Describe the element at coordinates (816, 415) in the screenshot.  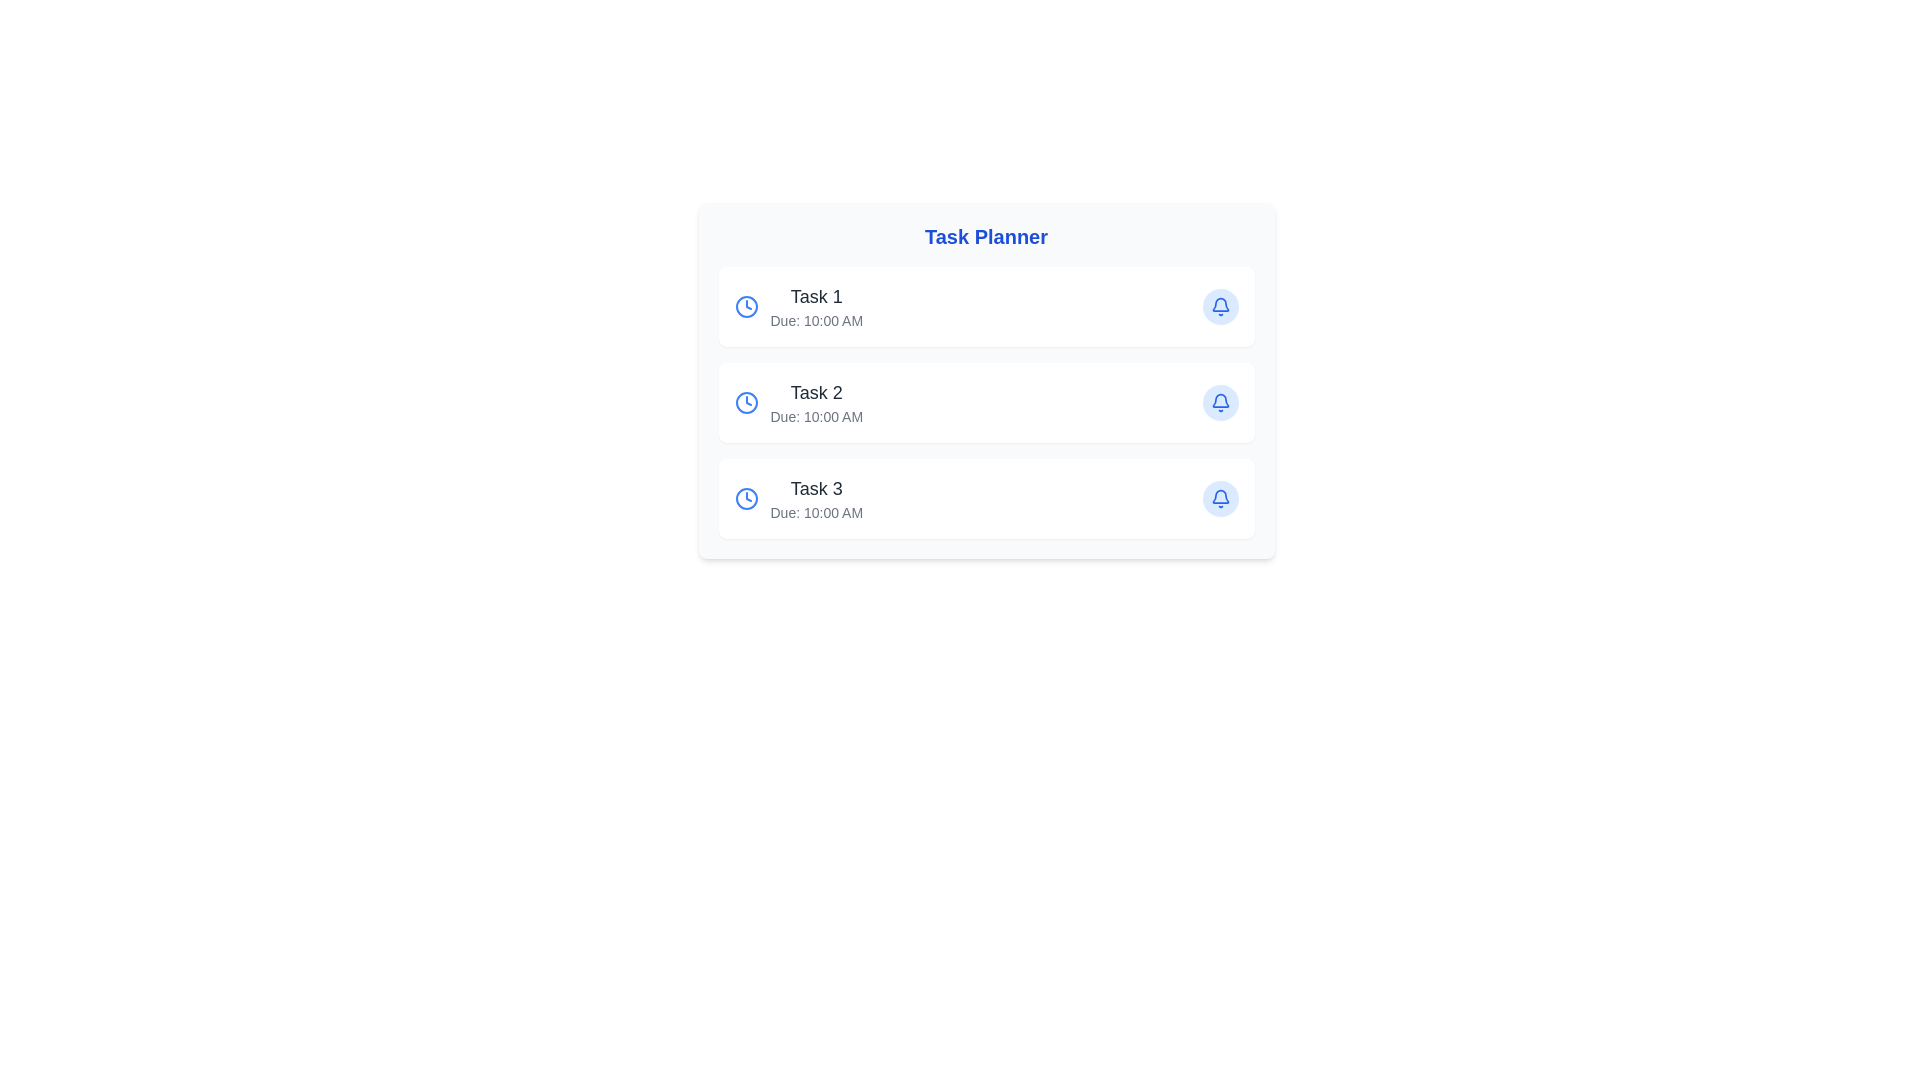
I see `the text label displaying the due time for 'Task 2', which is positioned directly under the title 'Task 2'` at that location.